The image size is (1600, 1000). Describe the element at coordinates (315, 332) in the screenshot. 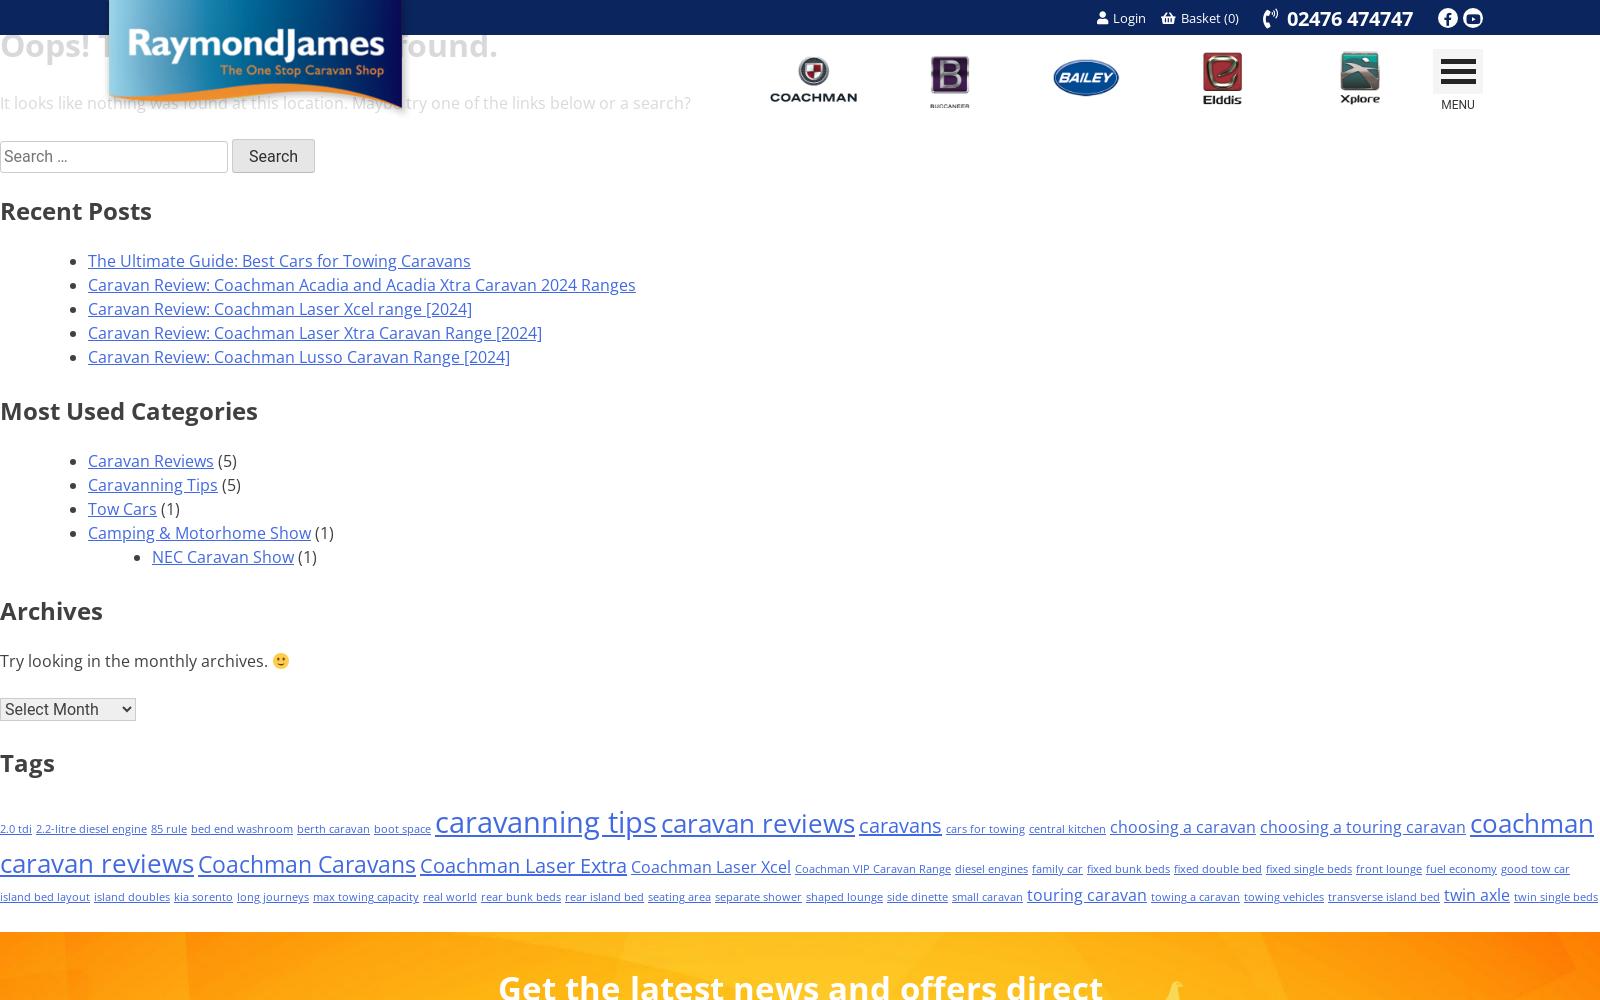

I see `'Caravan Review: Coachman Laser Xtra Caravan Range [2024]'` at that location.